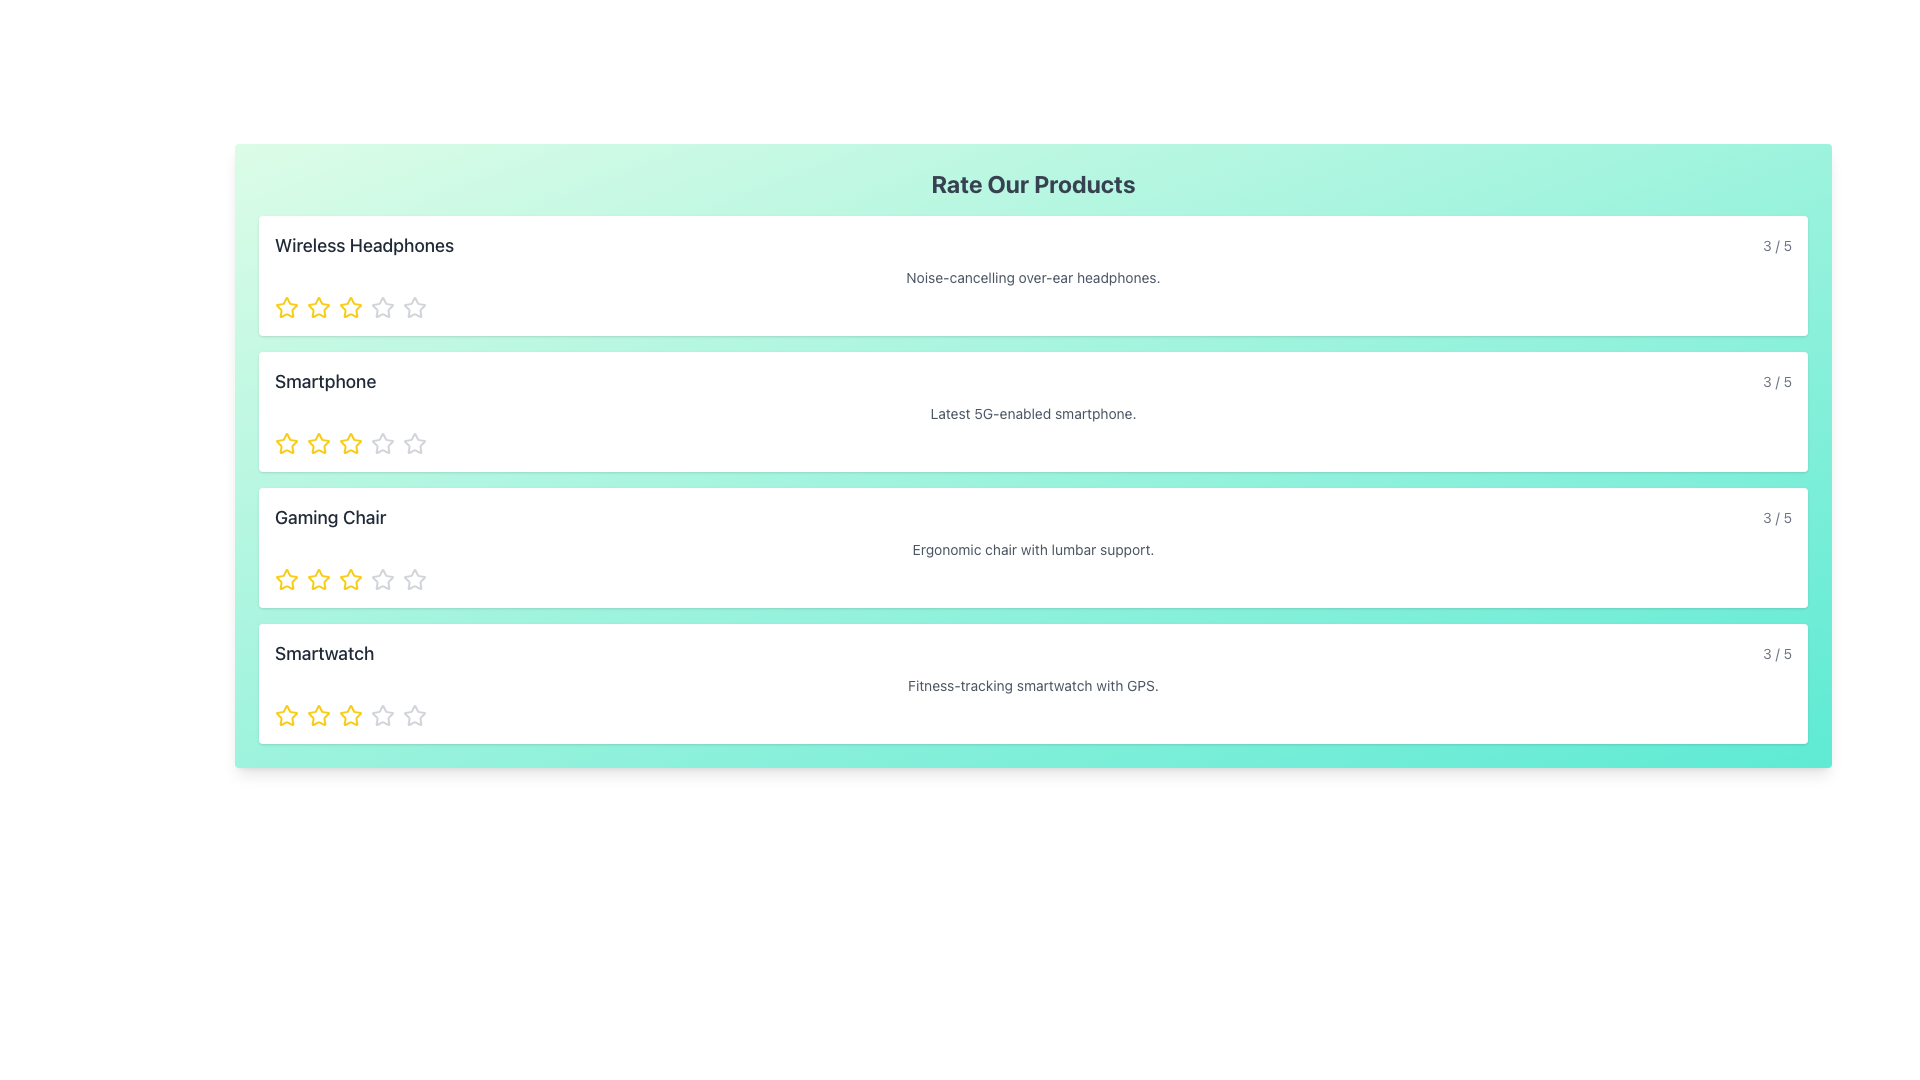 The width and height of the screenshot is (1920, 1080). What do you see at coordinates (350, 715) in the screenshot?
I see `the third yellow star icon used for rating the 'Smartwatch' product` at bounding box center [350, 715].